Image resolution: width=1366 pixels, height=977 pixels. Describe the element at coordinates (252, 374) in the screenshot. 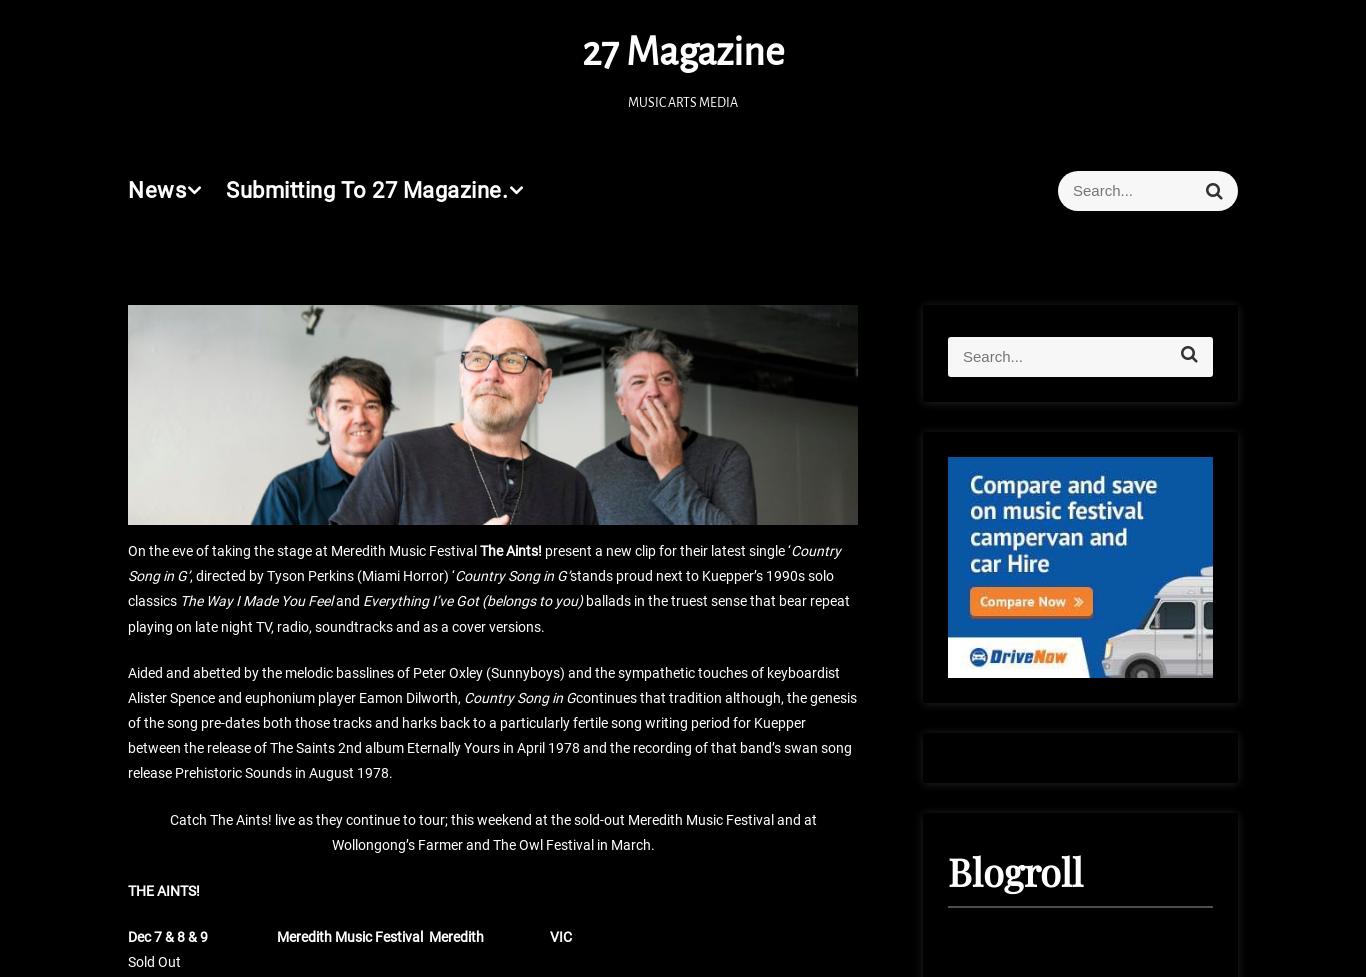

I see `'Live Review: Robbie Williams'` at that location.